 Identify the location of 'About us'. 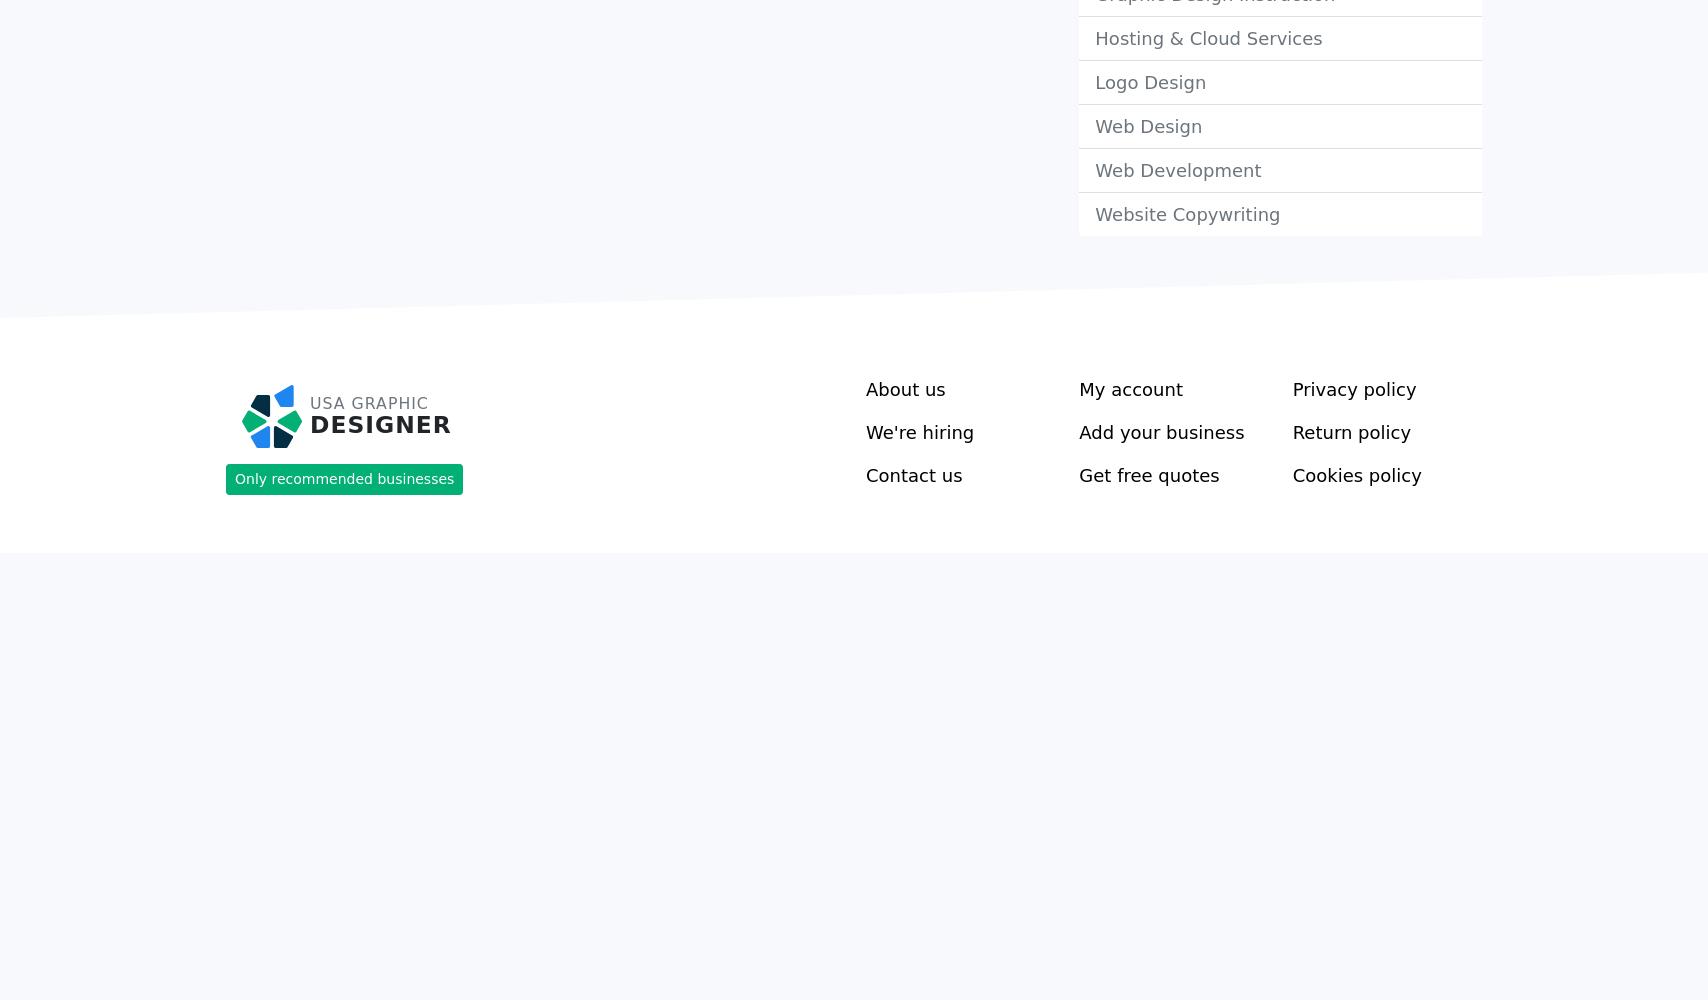
(905, 388).